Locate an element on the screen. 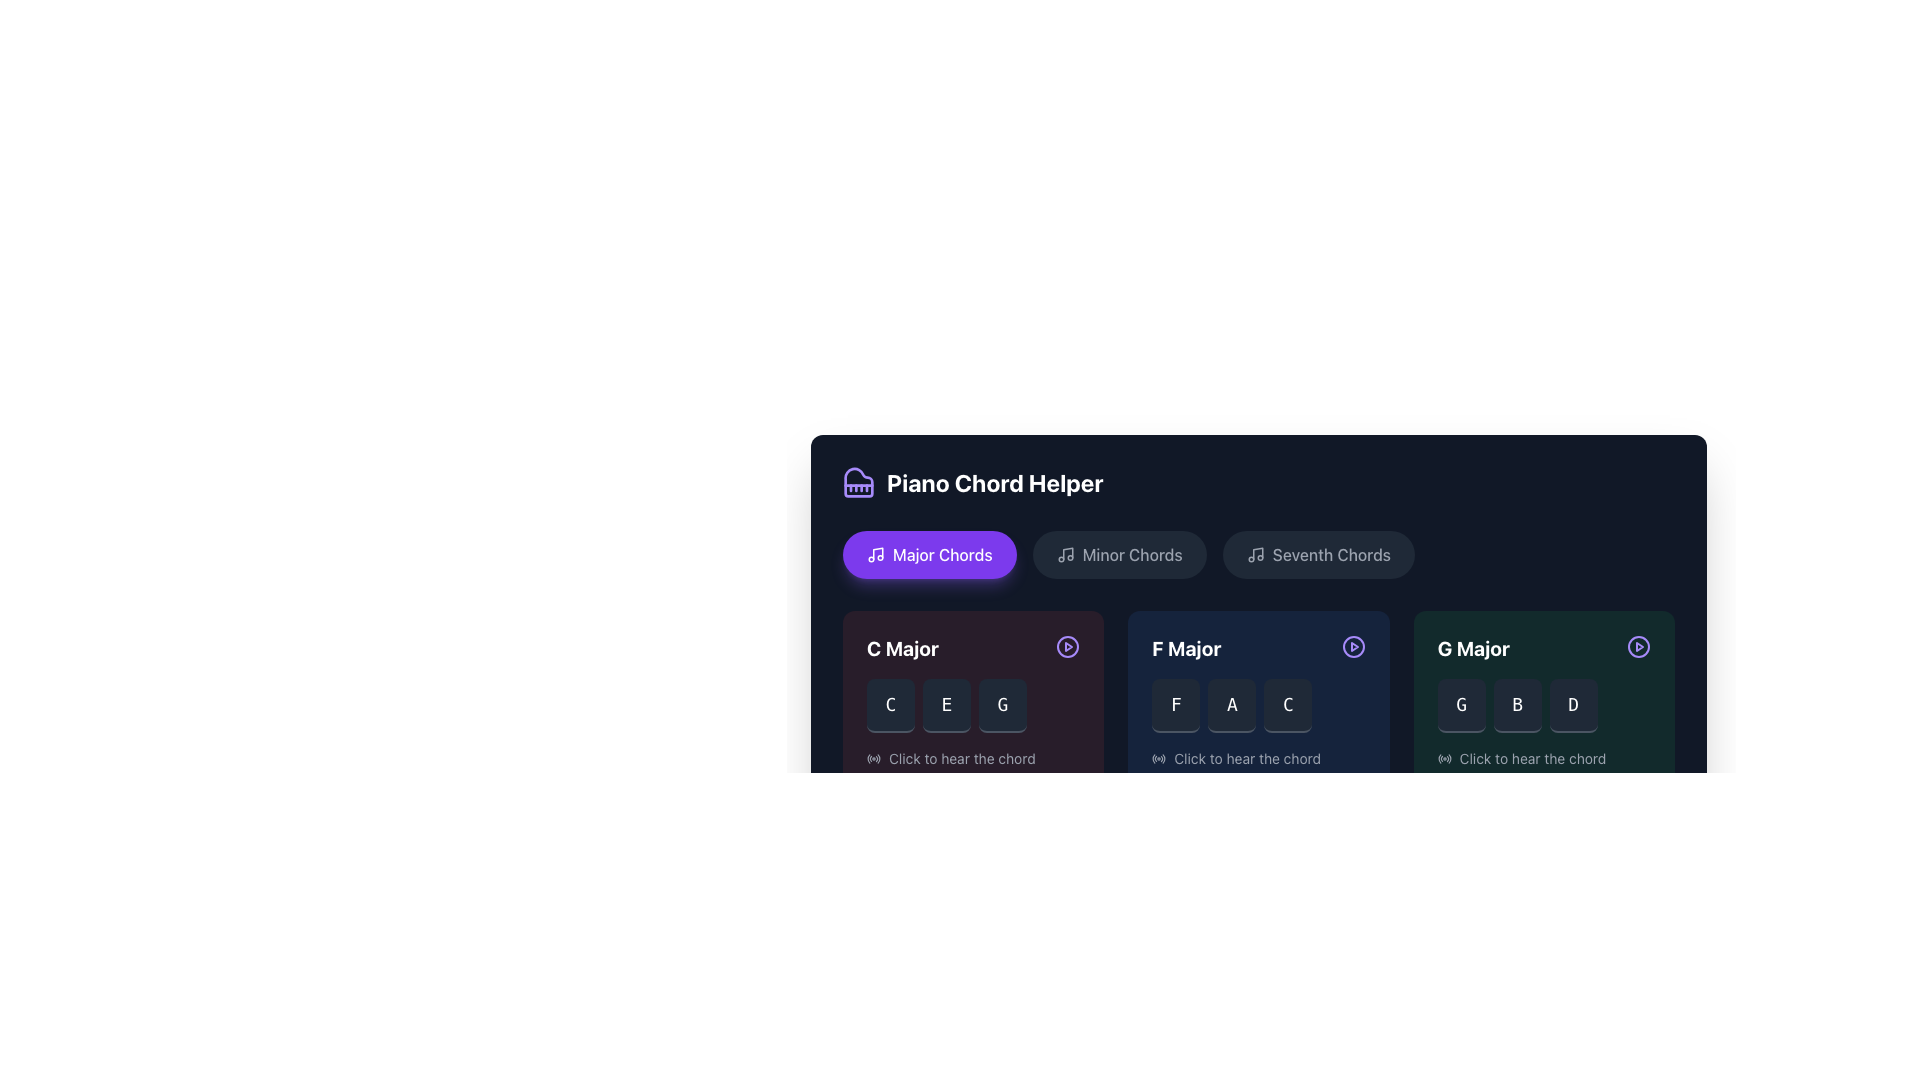  the graphical icon representing the circular component of the 'C Major' chord group, located adjacent to the 'C Major' label is located at coordinates (1067, 647).